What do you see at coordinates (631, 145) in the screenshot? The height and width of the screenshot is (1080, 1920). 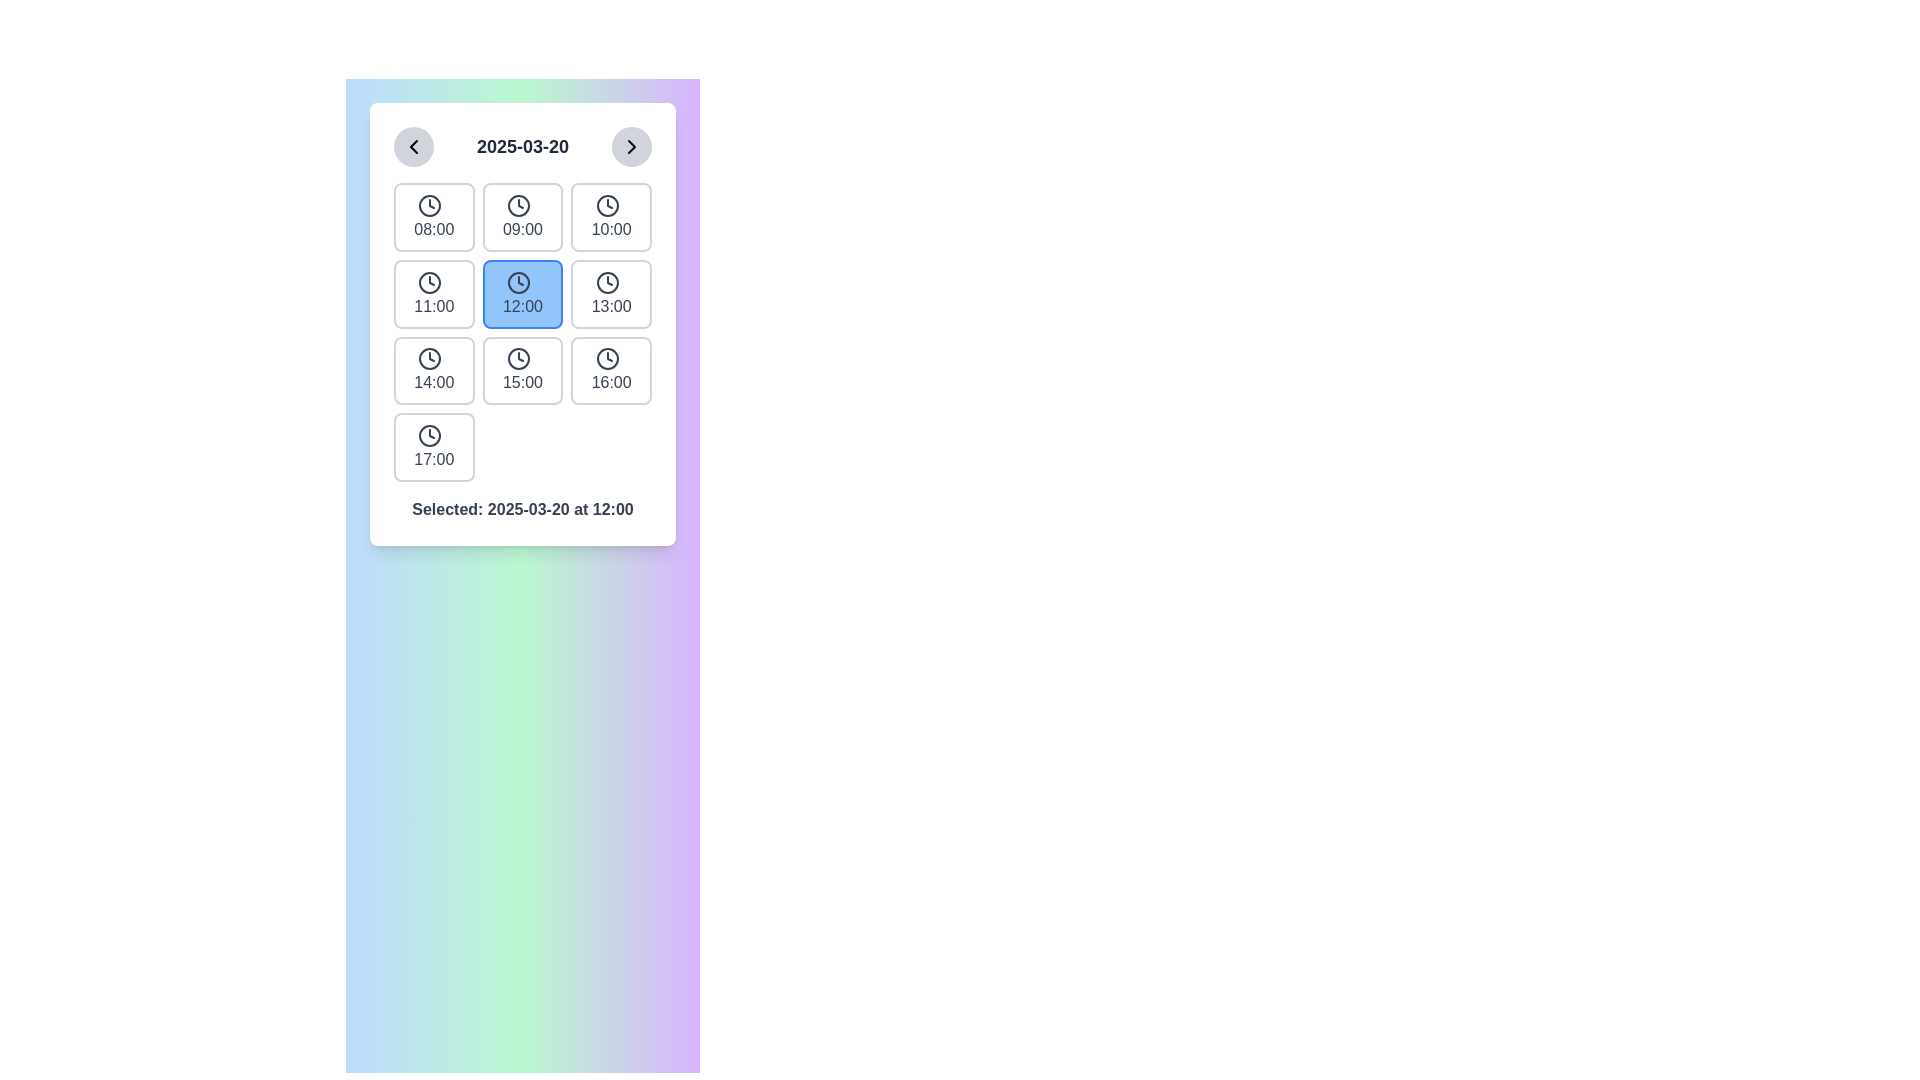 I see `the circular button with a light gray background and a right-facing chevron arrow to observe its hover effects` at bounding box center [631, 145].